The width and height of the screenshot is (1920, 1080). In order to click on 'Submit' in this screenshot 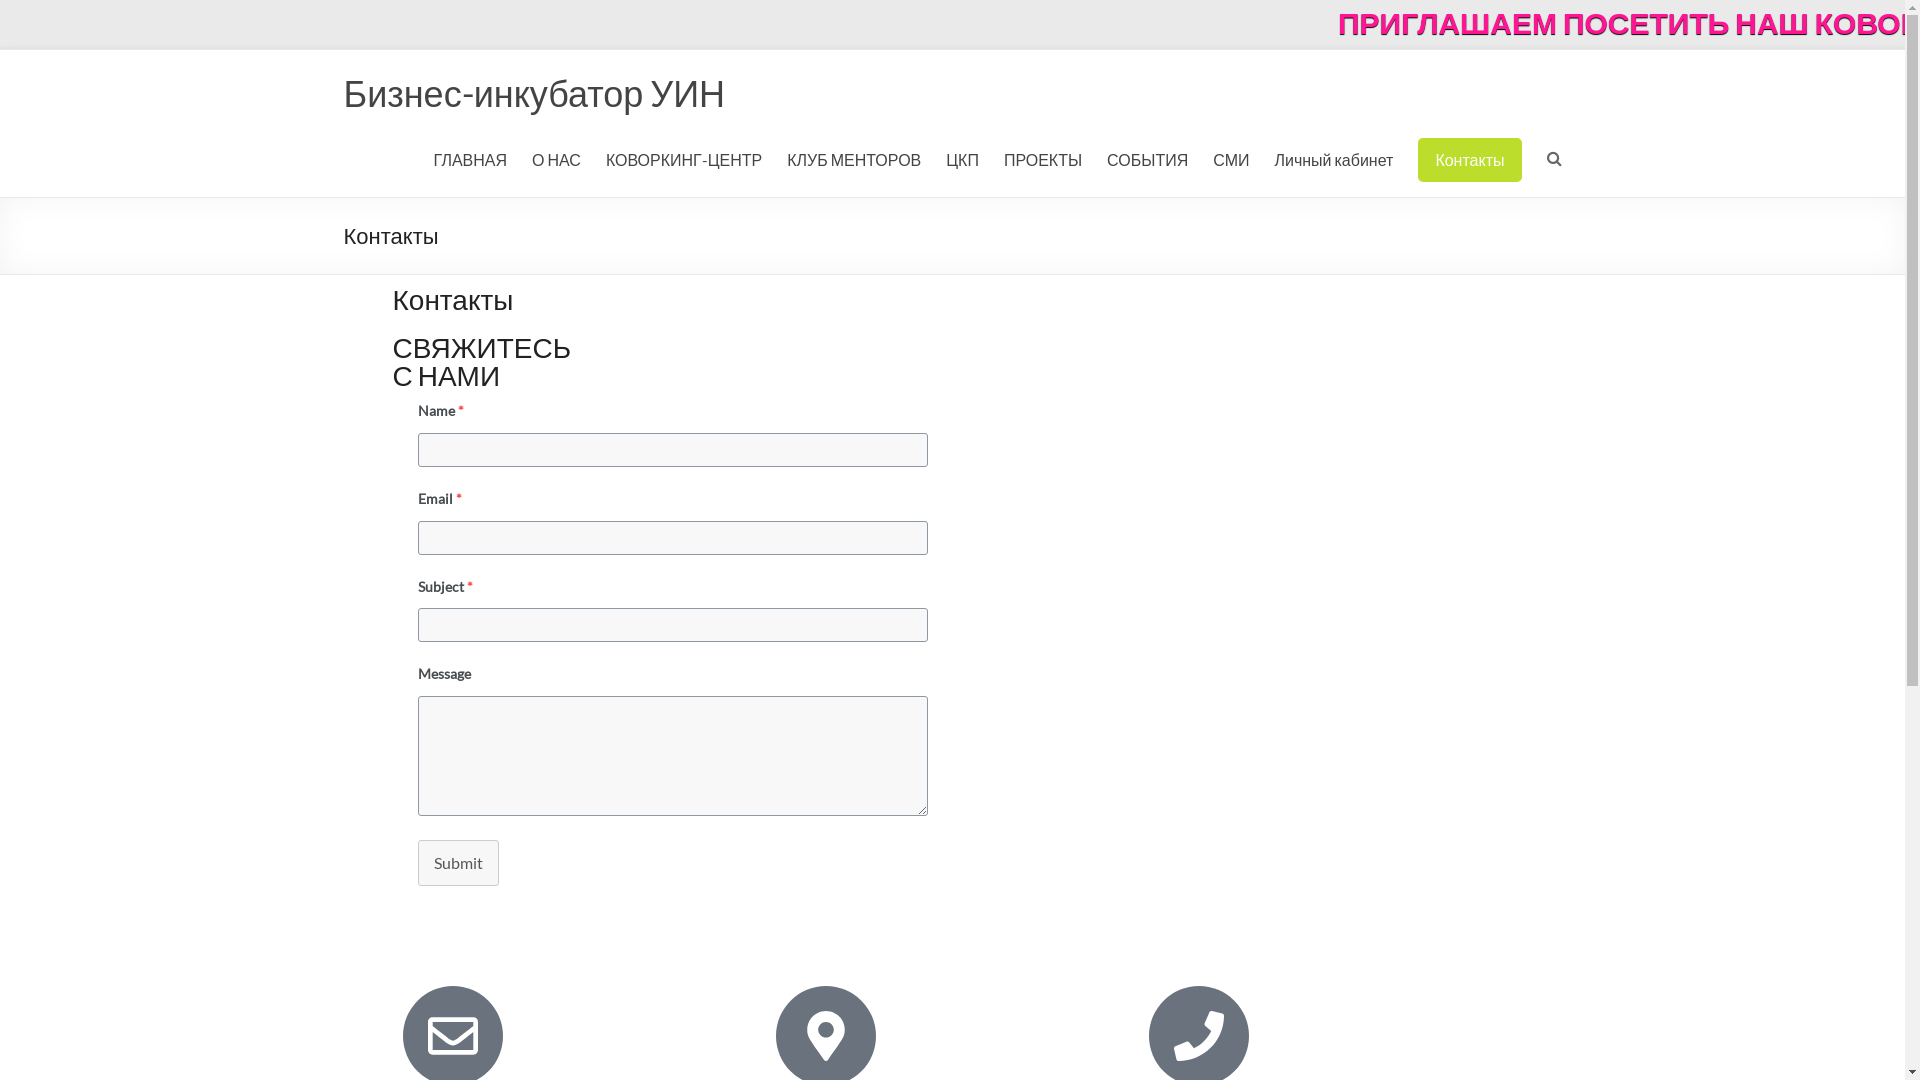, I will do `click(457, 862)`.